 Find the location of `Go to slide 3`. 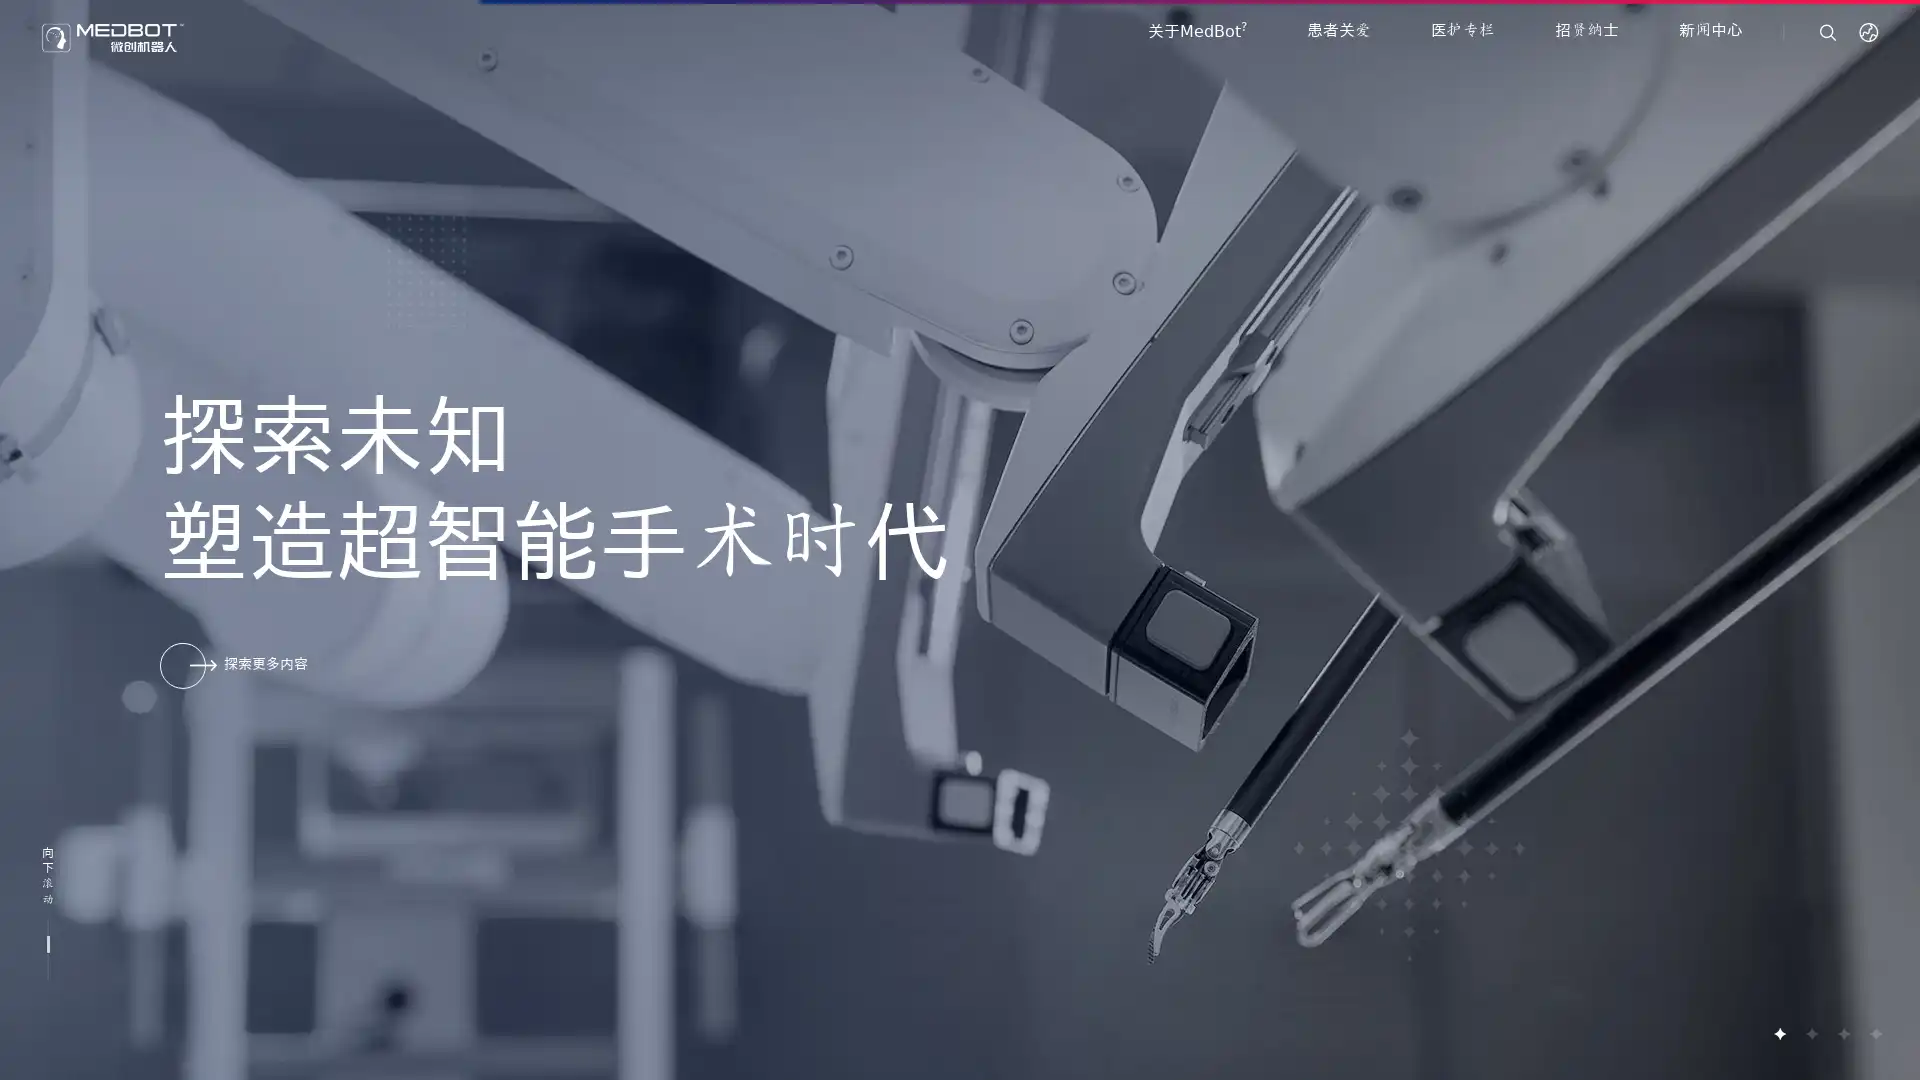

Go to slide 3 is located at coordinates (1842, 1033).